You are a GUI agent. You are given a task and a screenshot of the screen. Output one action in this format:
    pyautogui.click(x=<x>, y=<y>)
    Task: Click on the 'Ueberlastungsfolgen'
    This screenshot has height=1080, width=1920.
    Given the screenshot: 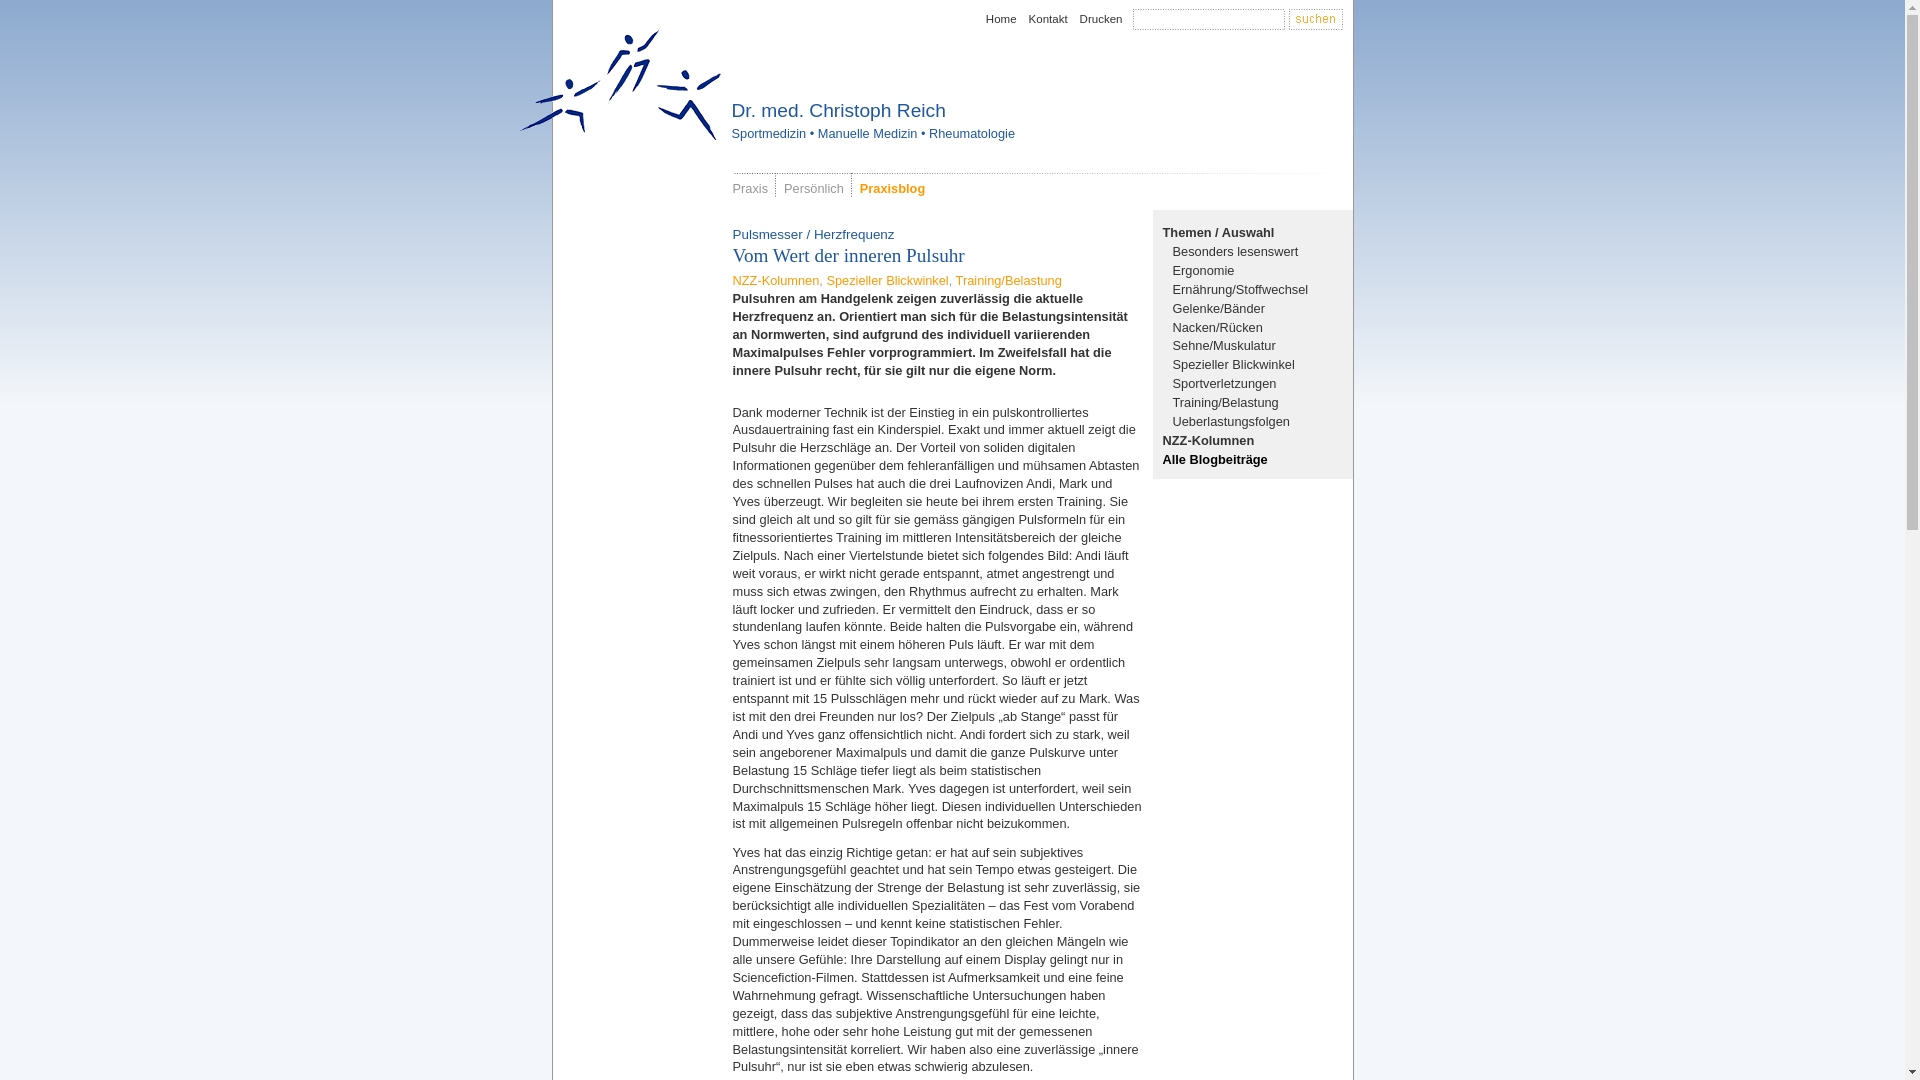 What is the action you would take?
    pyautogui.click(x=1229, y=420)
    